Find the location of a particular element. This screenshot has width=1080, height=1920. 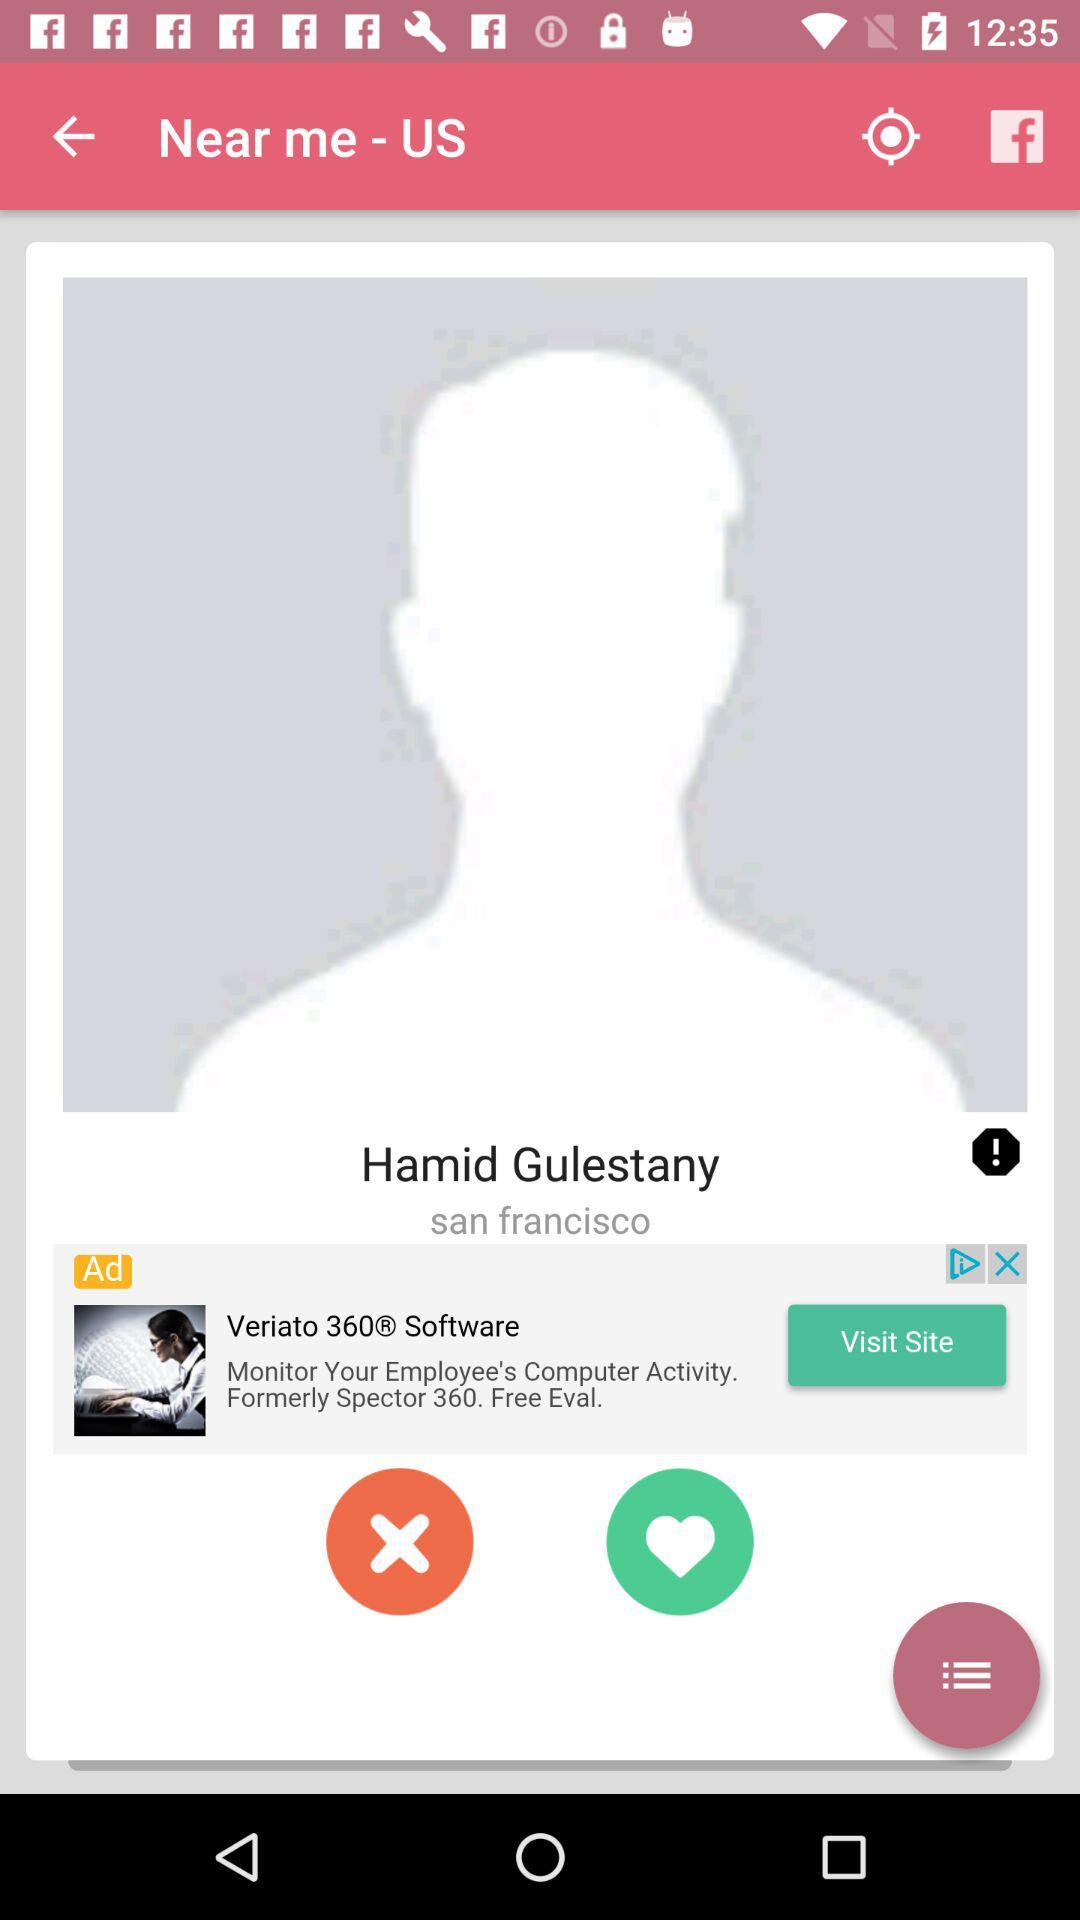

the list icon is located at coordinates (965, 1675).